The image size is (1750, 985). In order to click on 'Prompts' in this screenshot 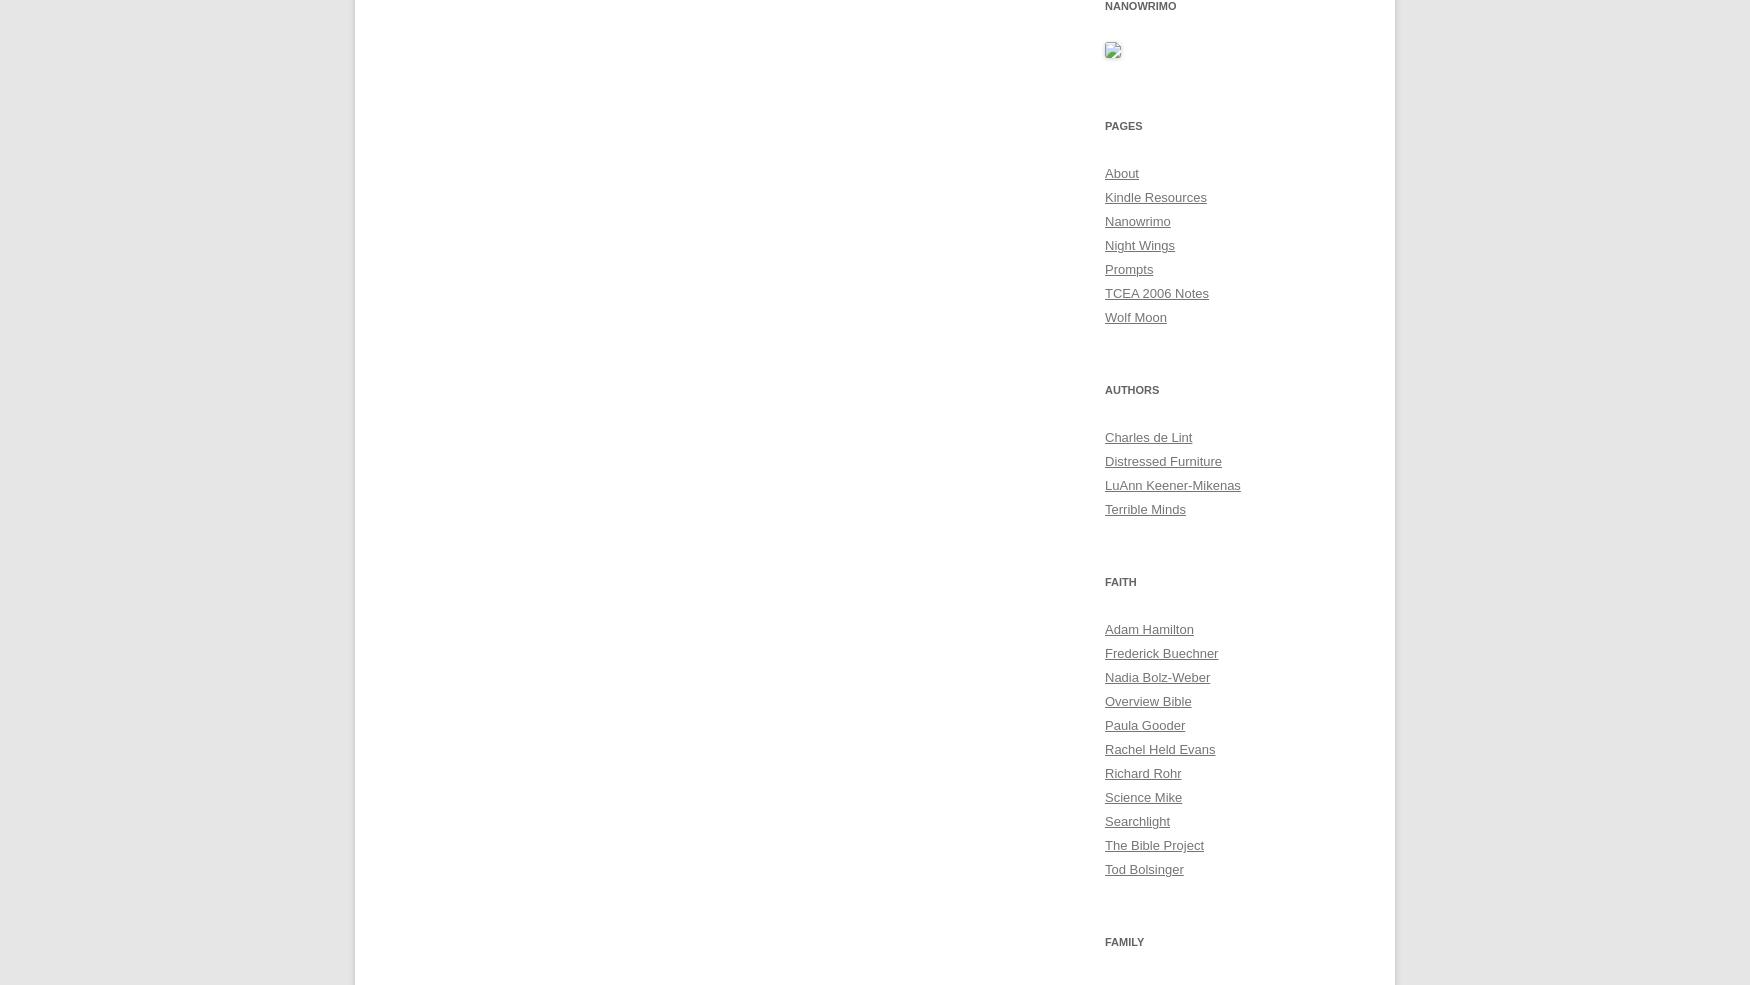, I will do `click(1104, 268)`.